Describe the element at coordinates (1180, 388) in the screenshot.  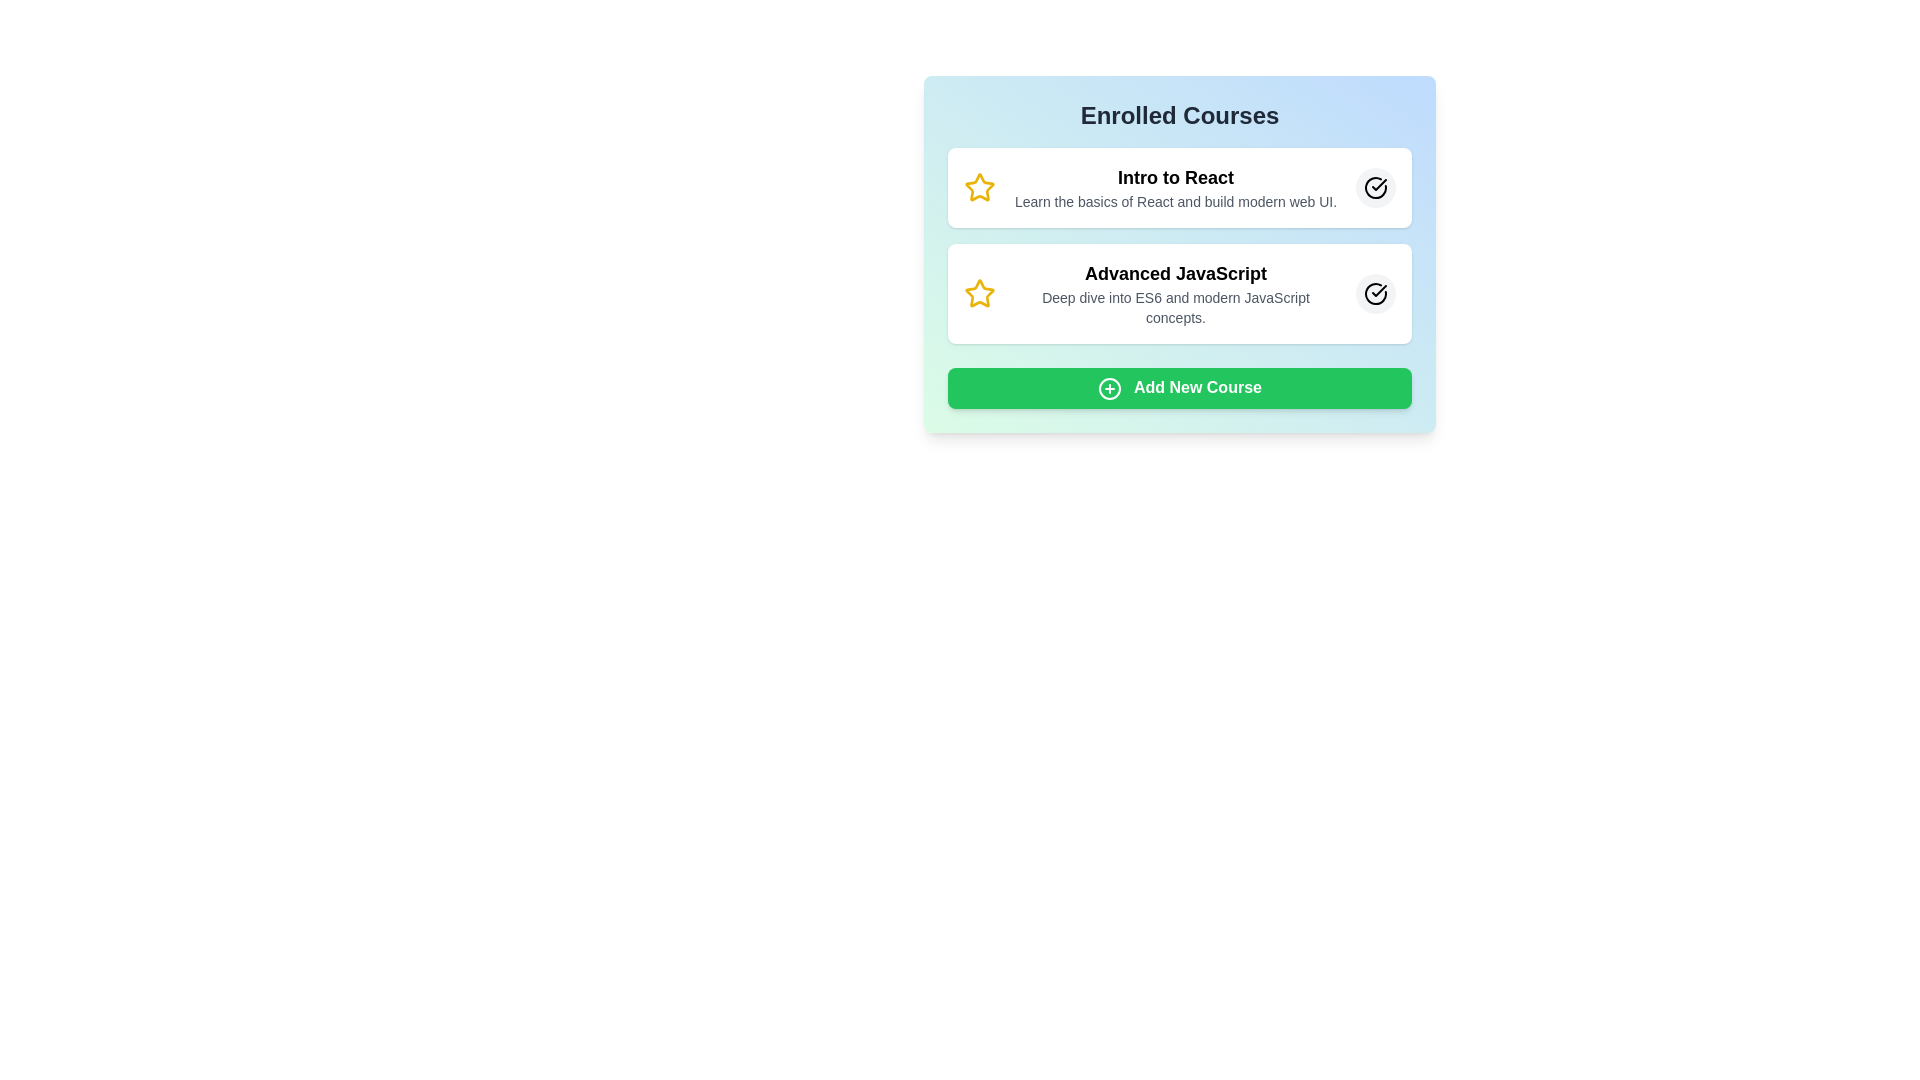
I see `'Add New Course' button` at that location.